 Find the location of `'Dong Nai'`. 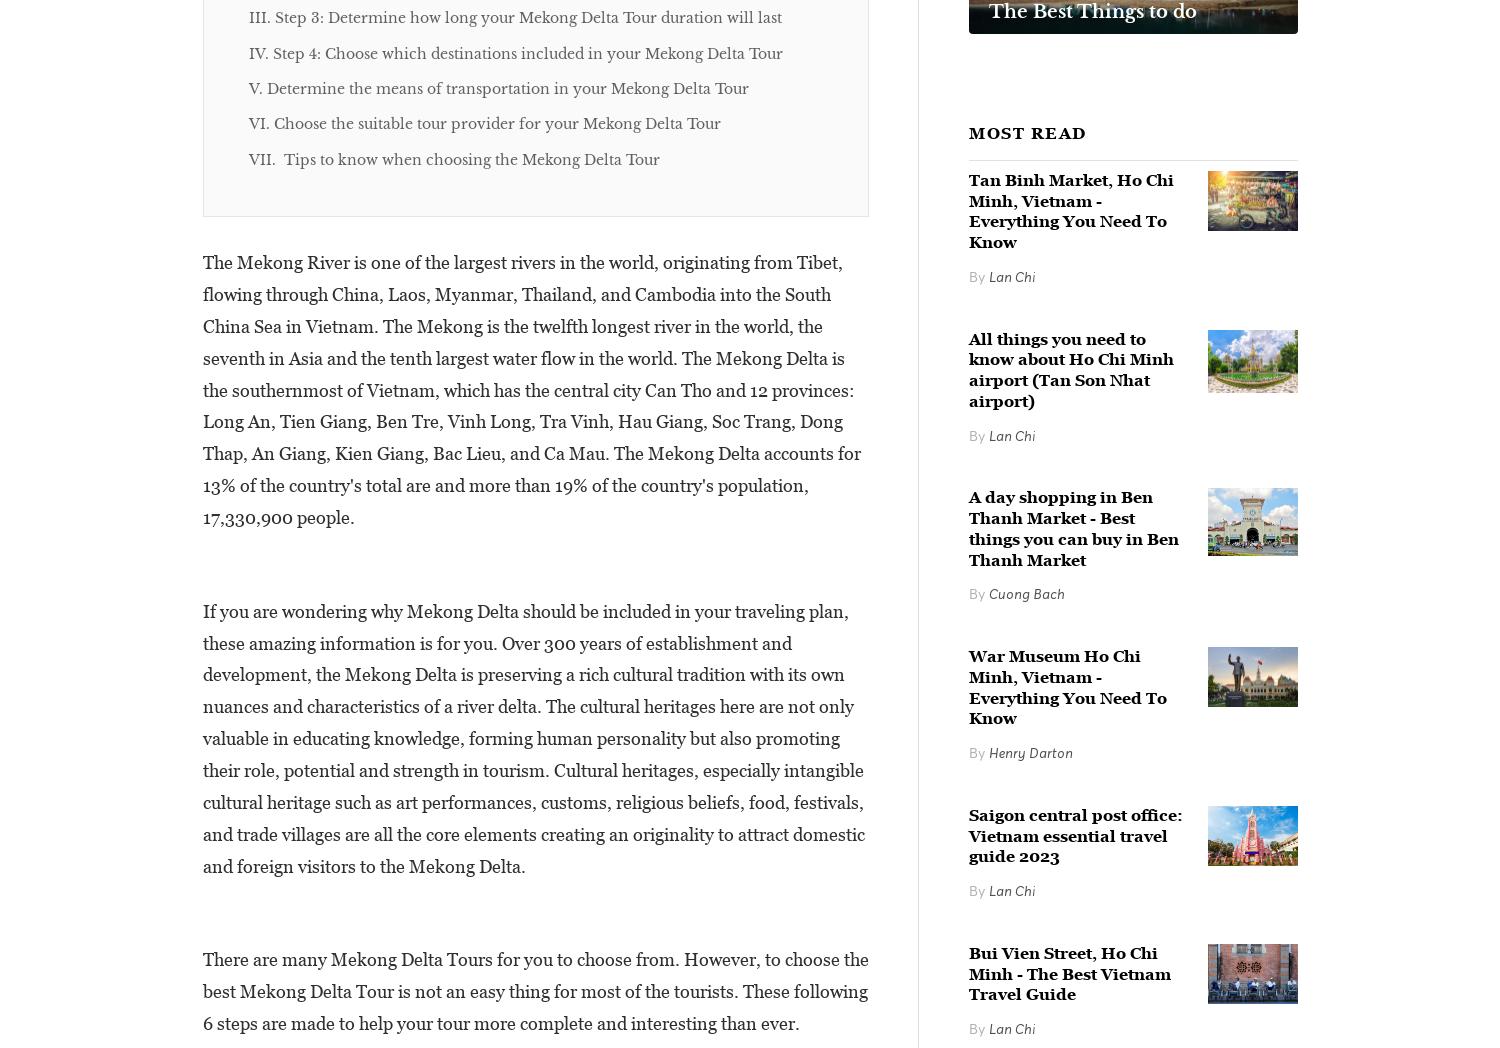

'Dong Nai' is located at coordinates (606, 302).